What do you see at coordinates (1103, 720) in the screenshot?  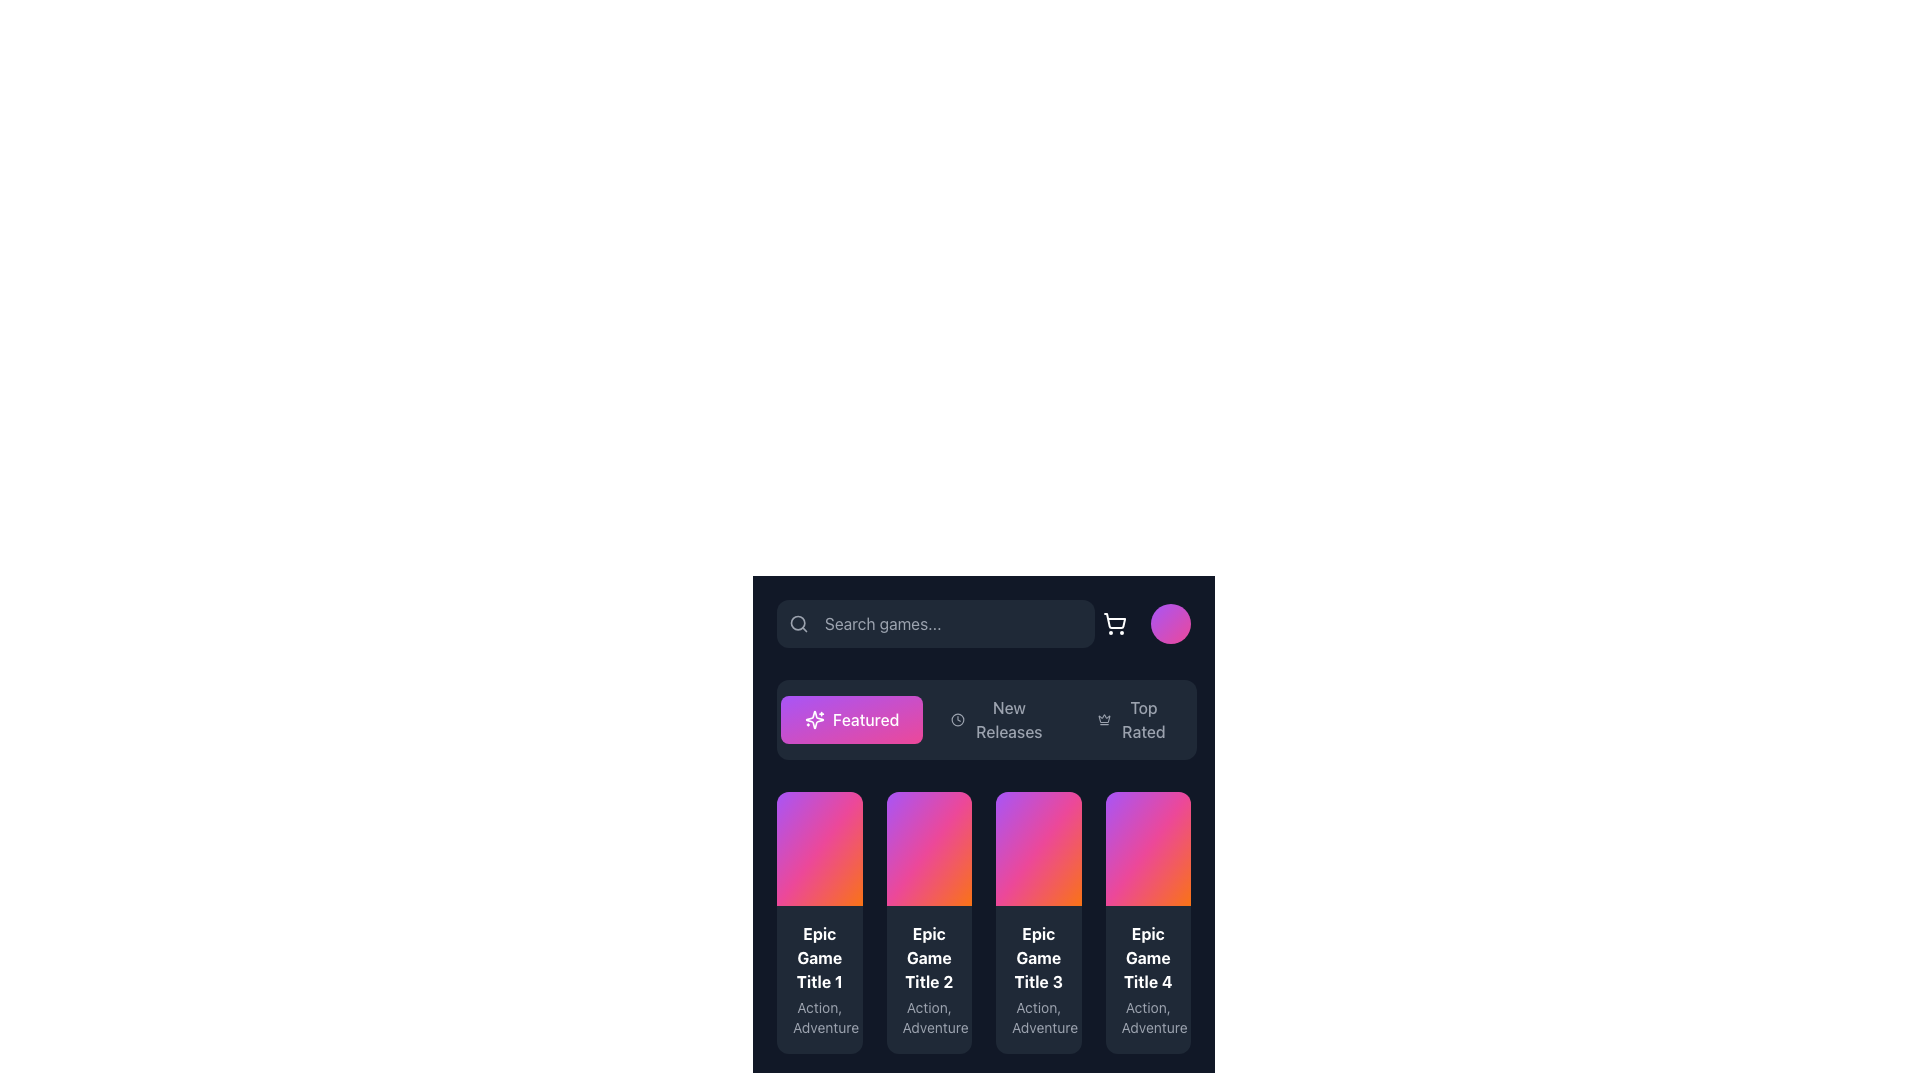 I see `the crown icon within the 'Top Rated' button, which is located on the right side of the navigation bar and features a dark background with light text` at bounding box center [1103, 720].